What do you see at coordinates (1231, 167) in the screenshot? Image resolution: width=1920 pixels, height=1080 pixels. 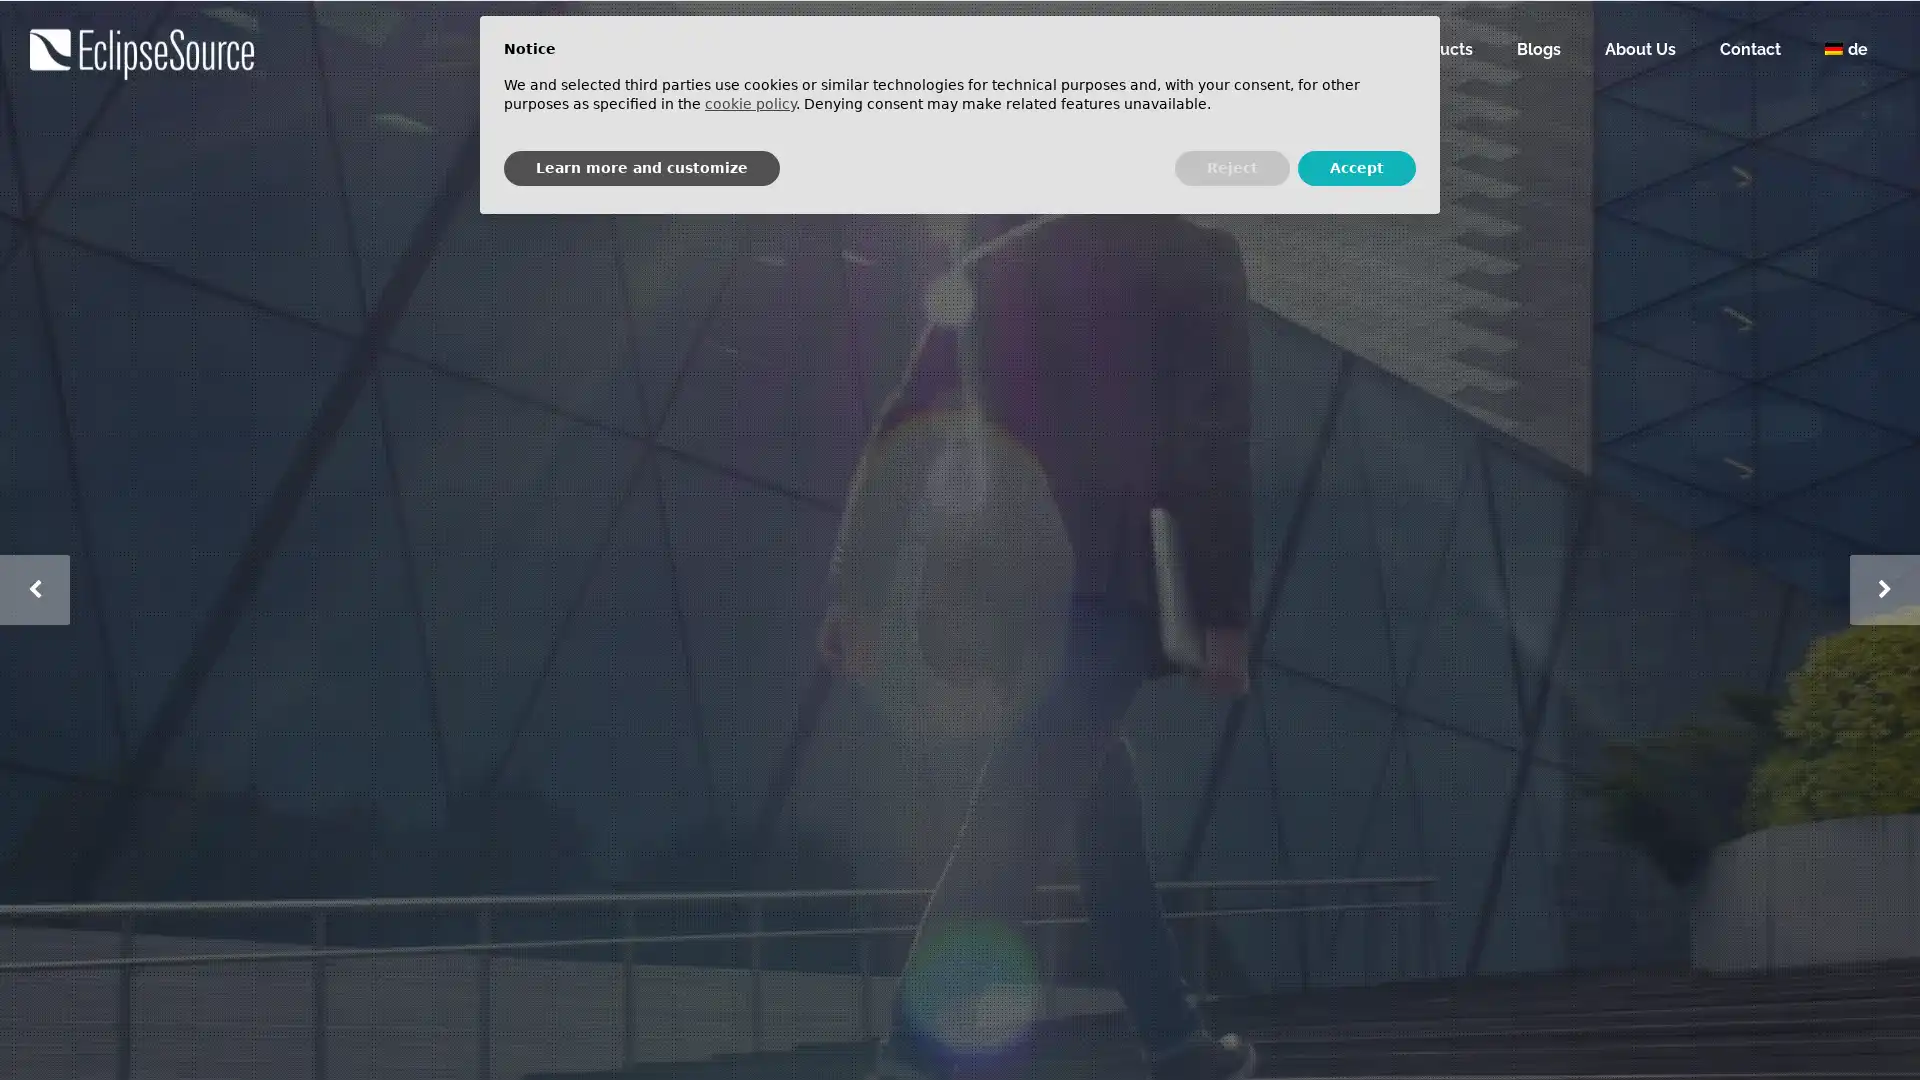 I see `Reject` at bounding box center [1231, 167].